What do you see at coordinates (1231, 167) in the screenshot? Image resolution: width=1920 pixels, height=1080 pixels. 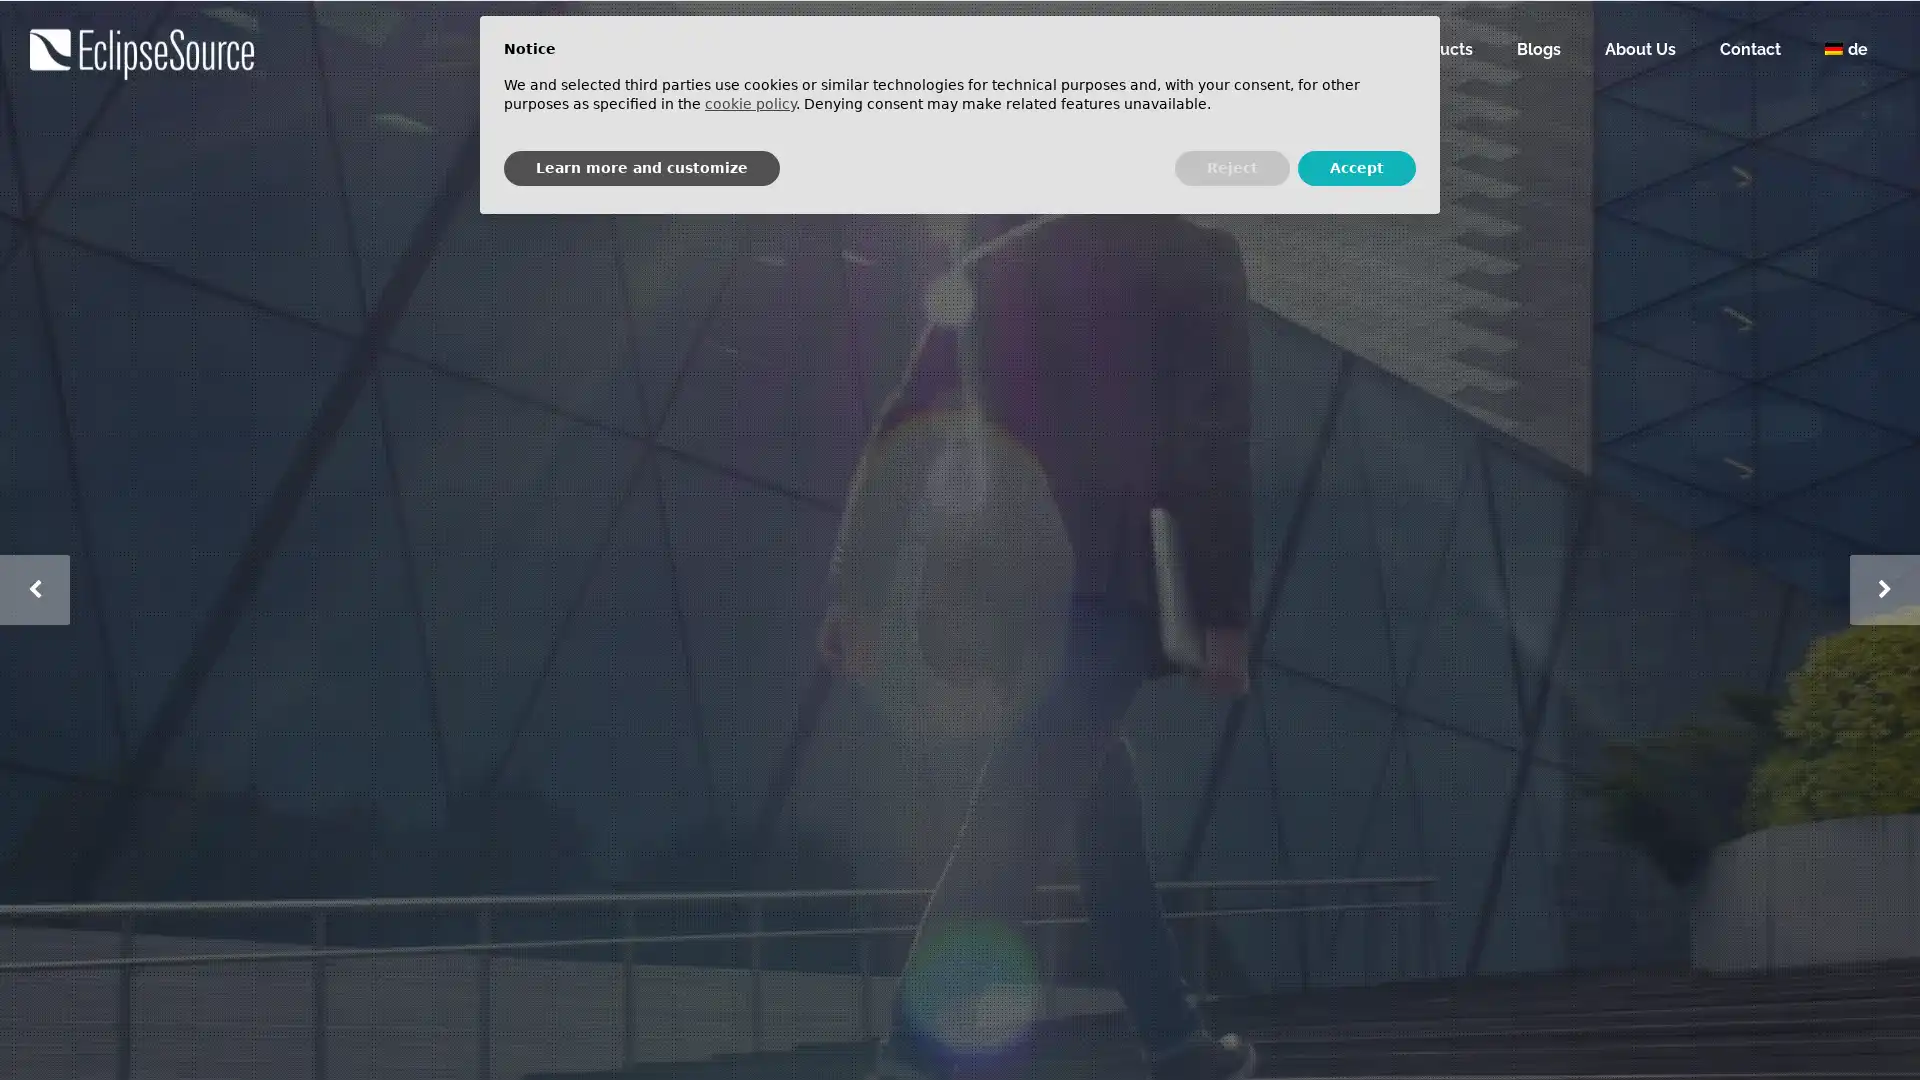 I see `Reject` at bounding box center [1231, 167].